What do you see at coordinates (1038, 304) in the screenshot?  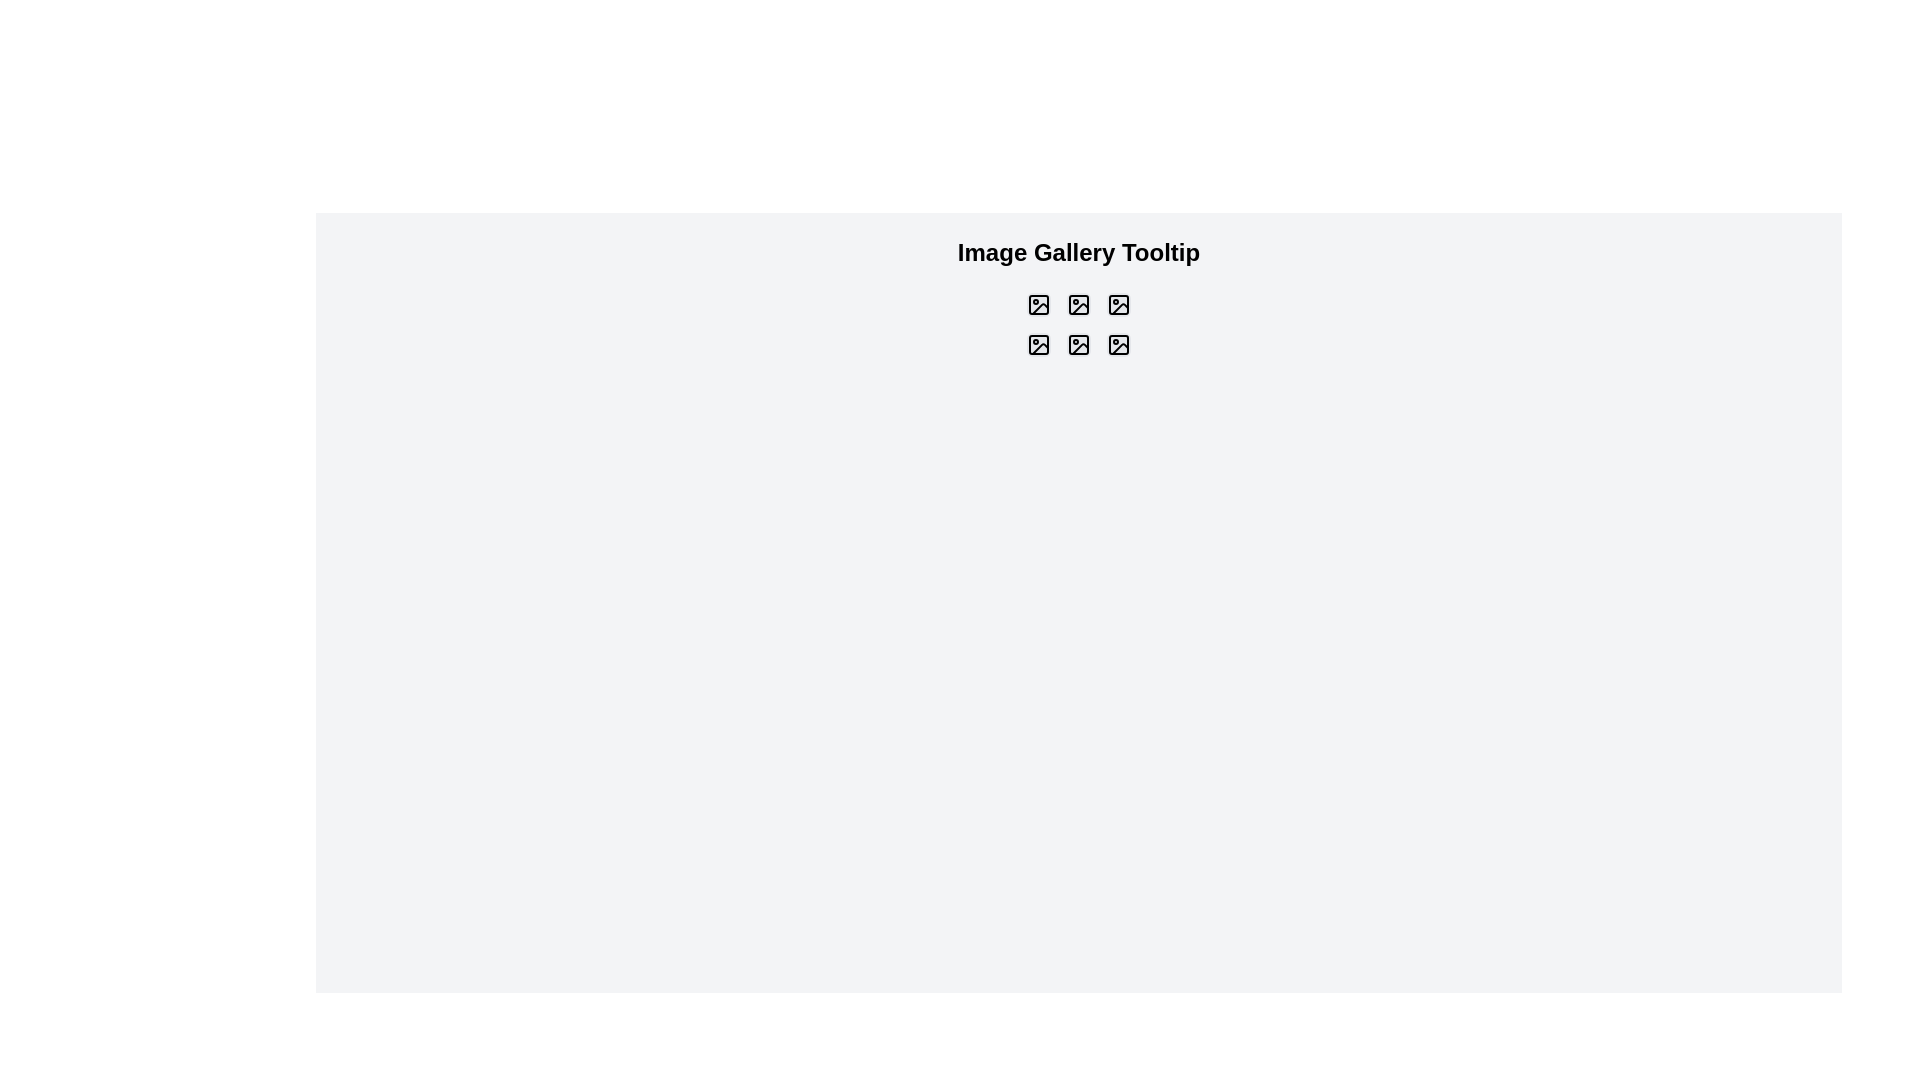 I see `the image icon` at bounding box center [1038, 304].